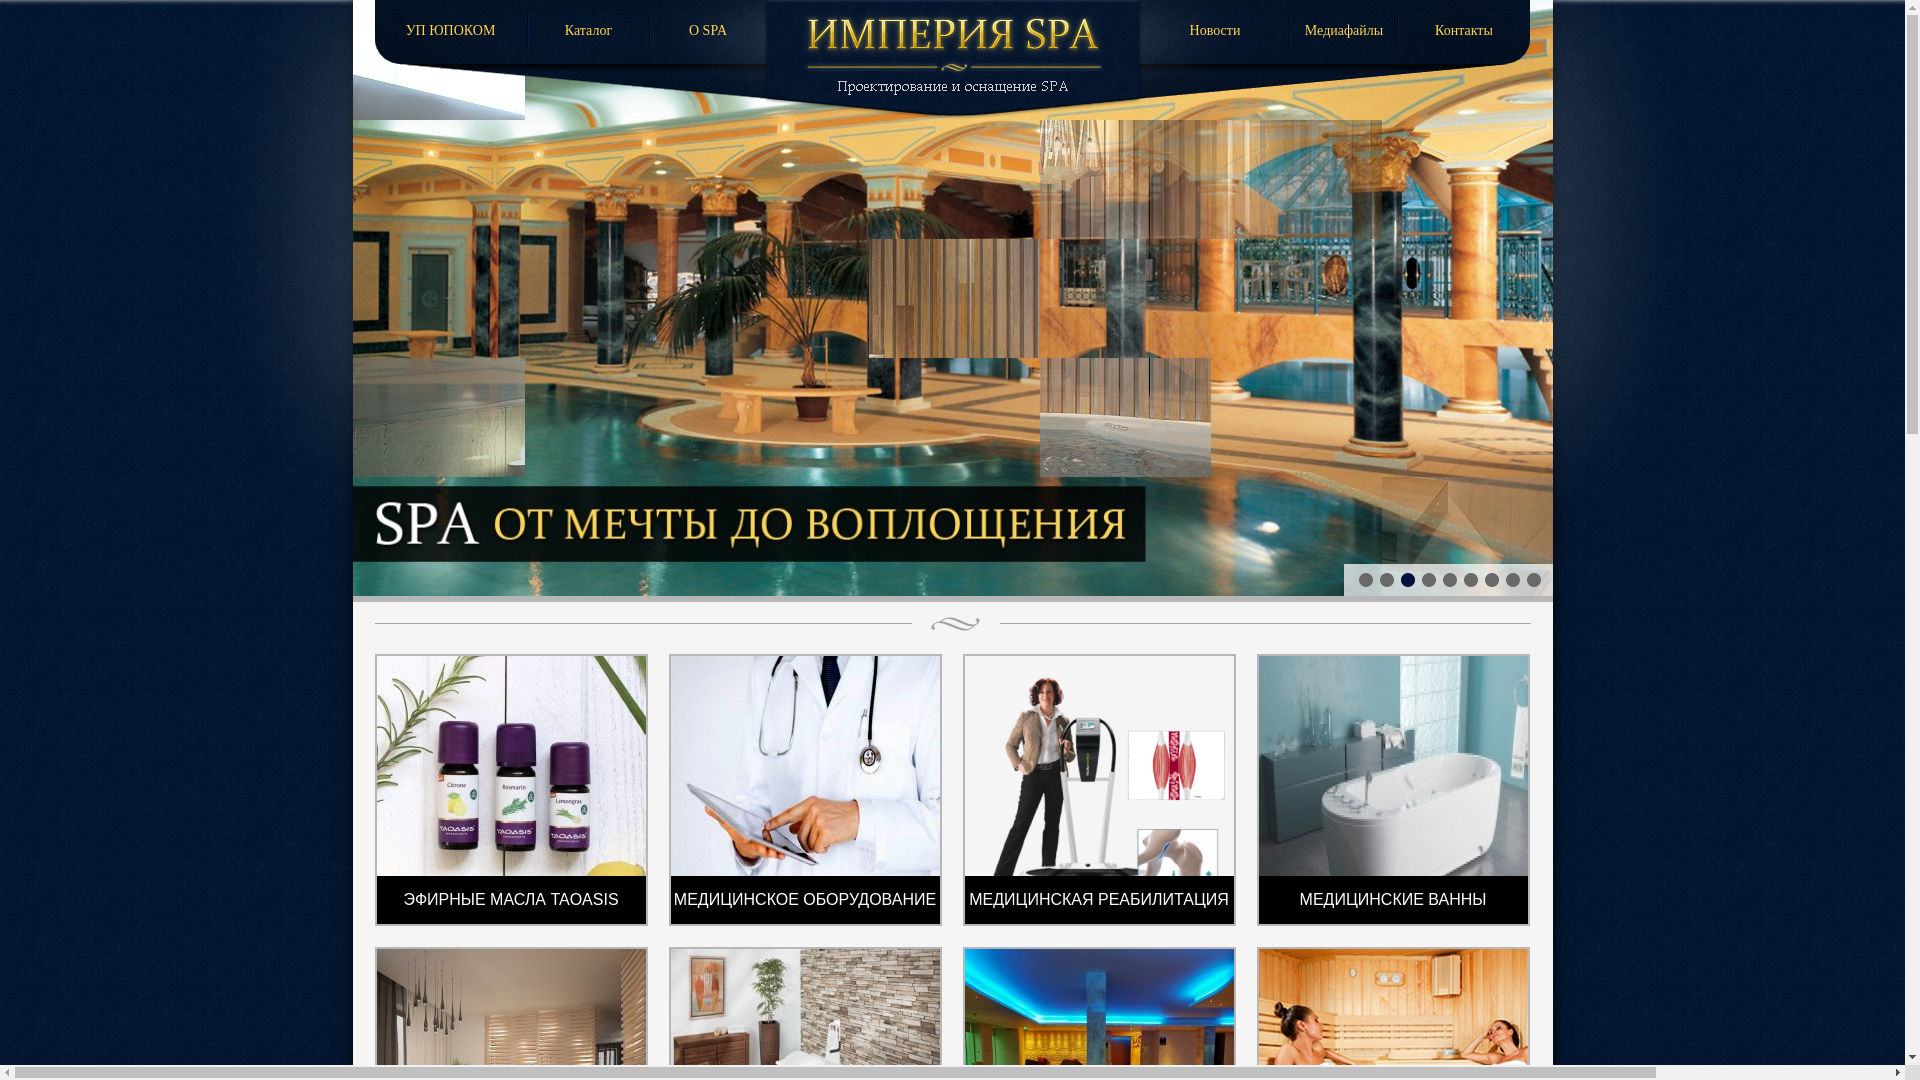  Describe the element at coordinates (1428, 579) in the screenshot. I see `'4'` at that location.